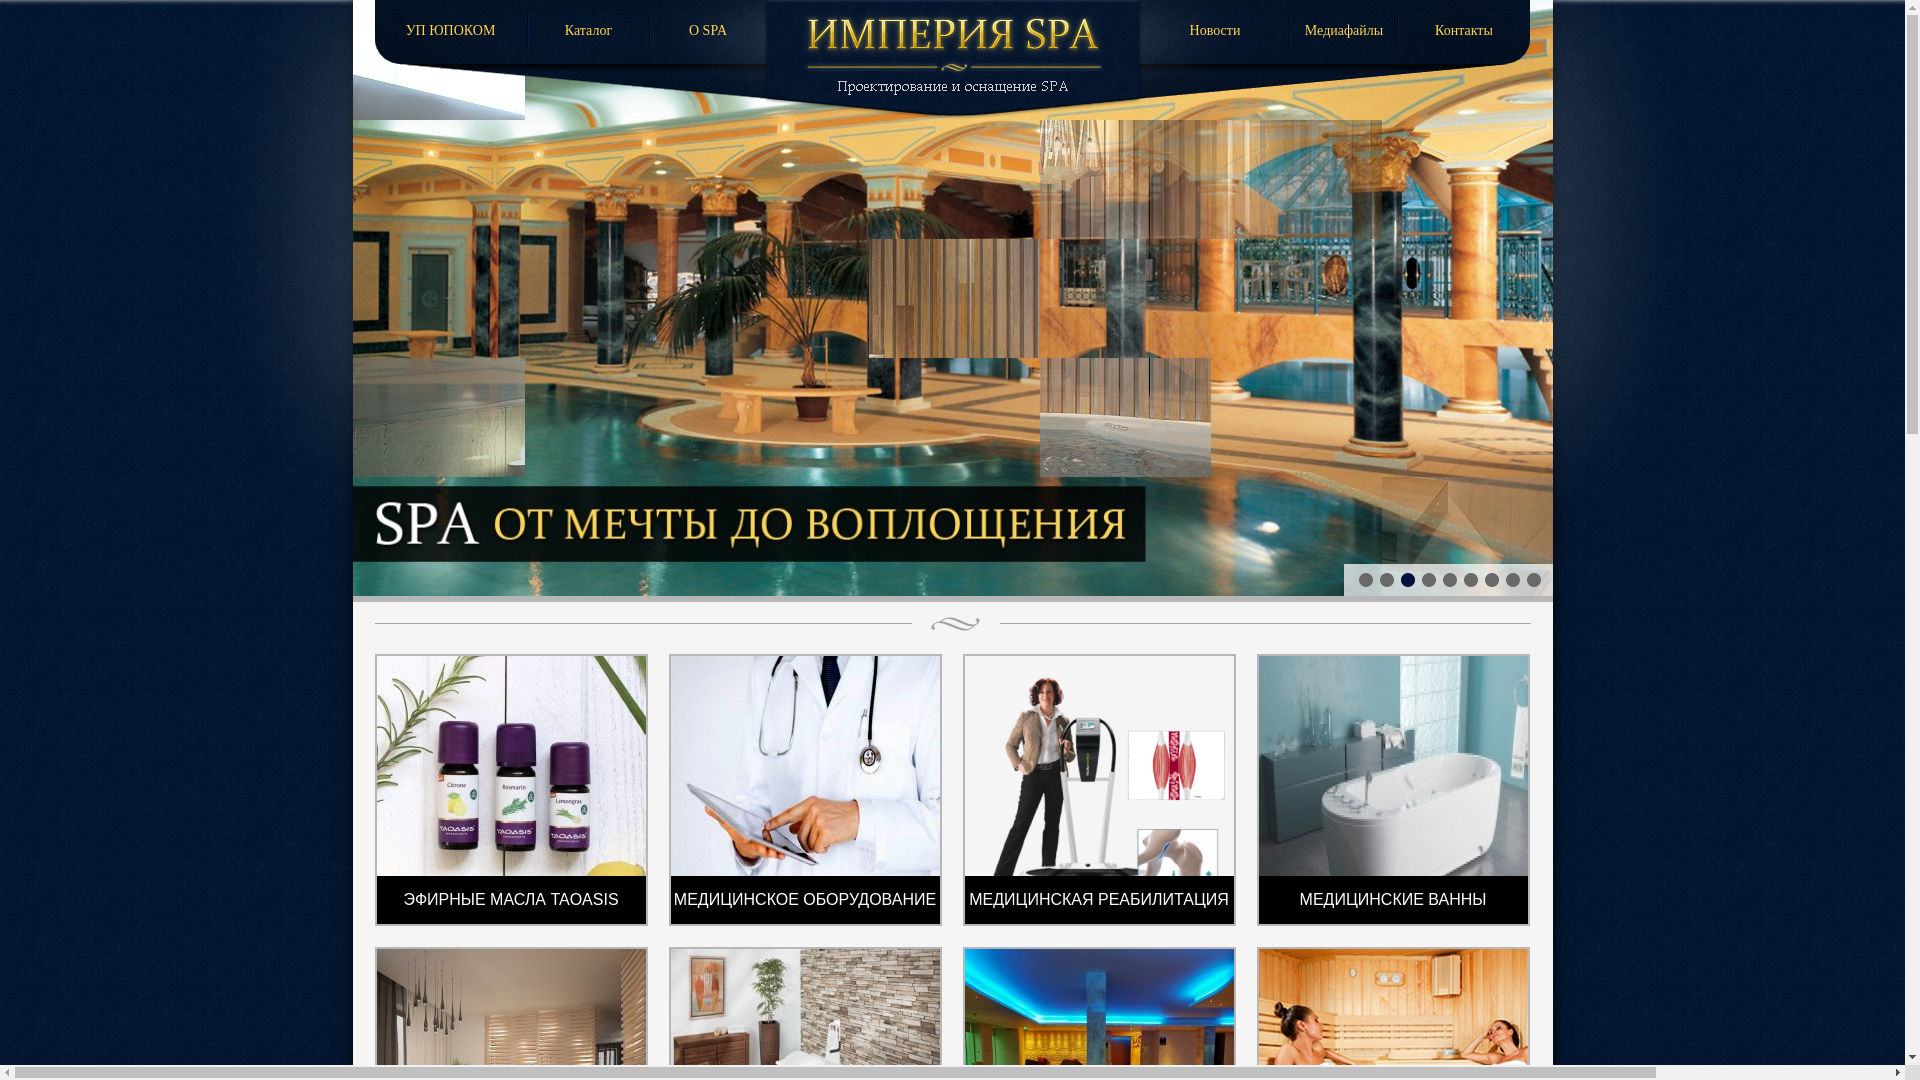  Describe the element at coordinates (1428, 579) in the screenshot. I see `'4'` at that location.